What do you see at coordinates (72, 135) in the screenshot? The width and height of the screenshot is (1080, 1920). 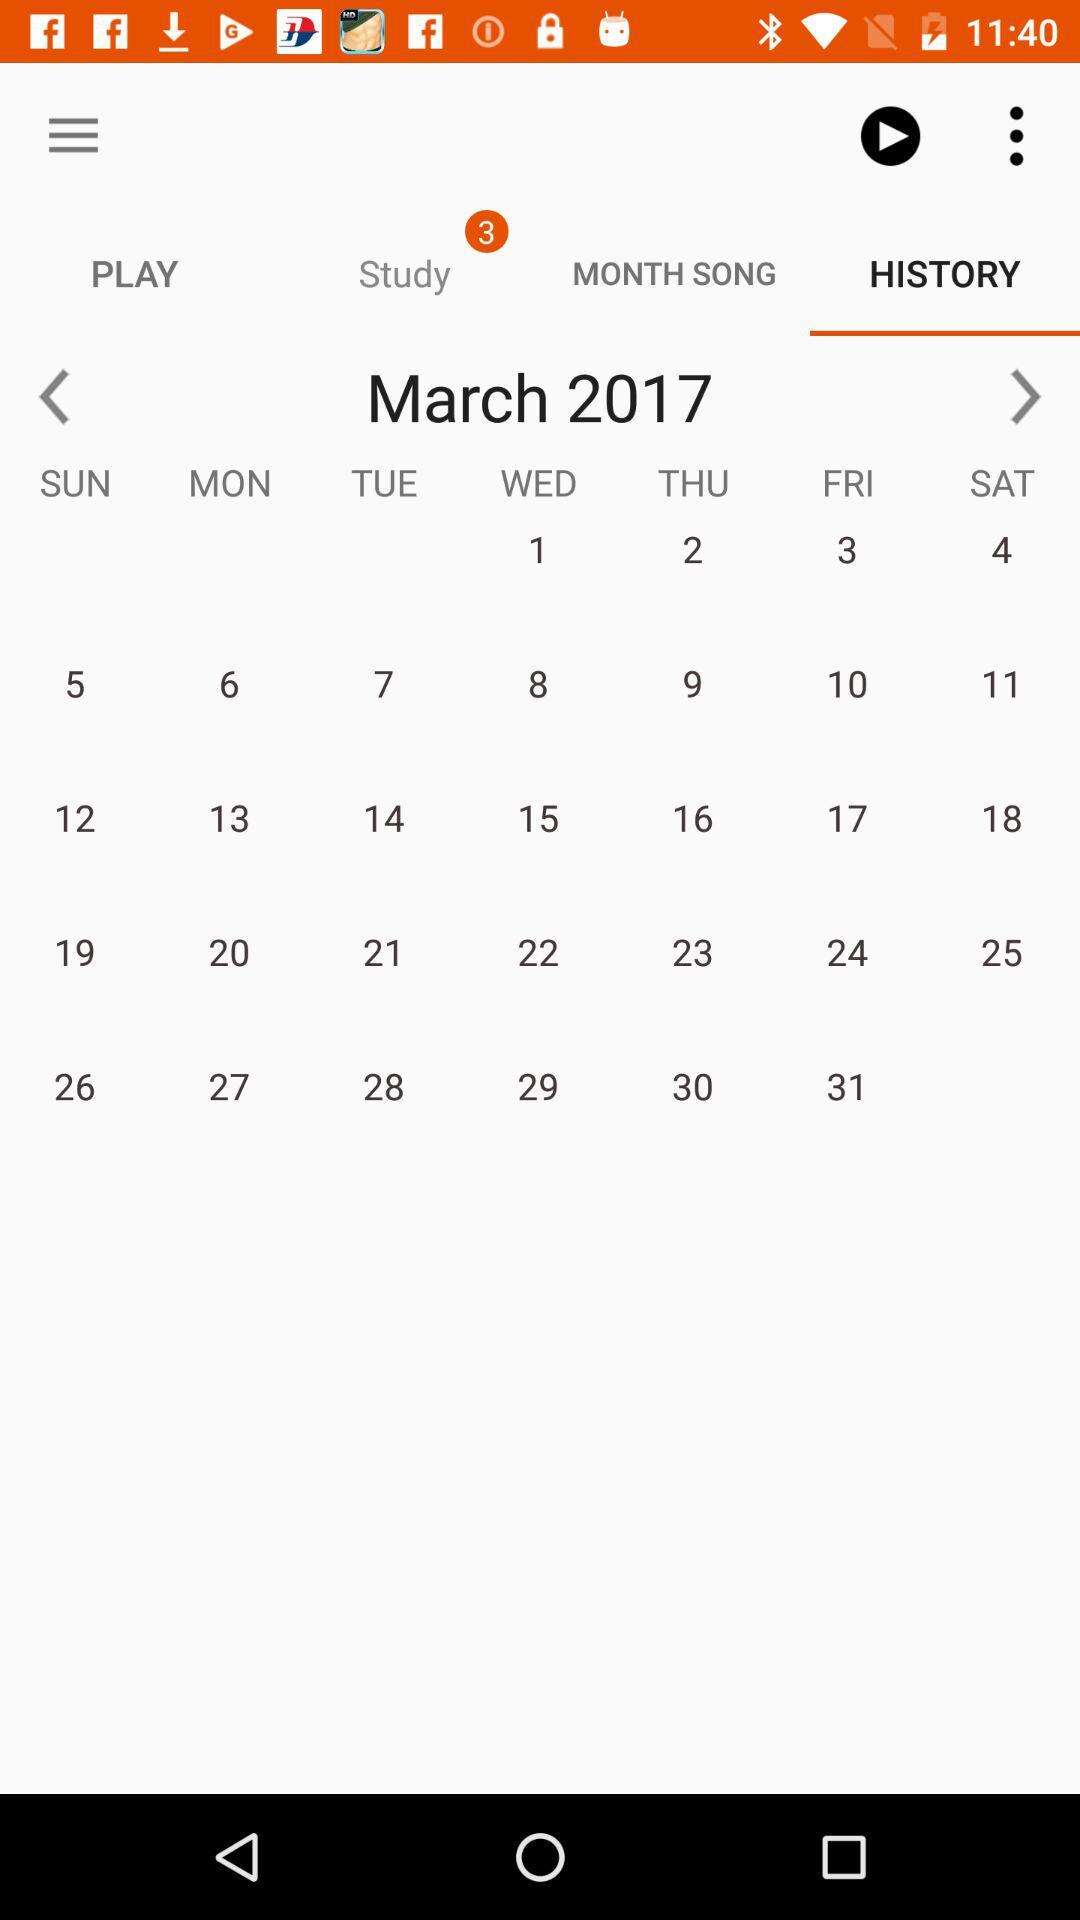 I see `the item to the left of the 3` at bounding box center [72, 135].